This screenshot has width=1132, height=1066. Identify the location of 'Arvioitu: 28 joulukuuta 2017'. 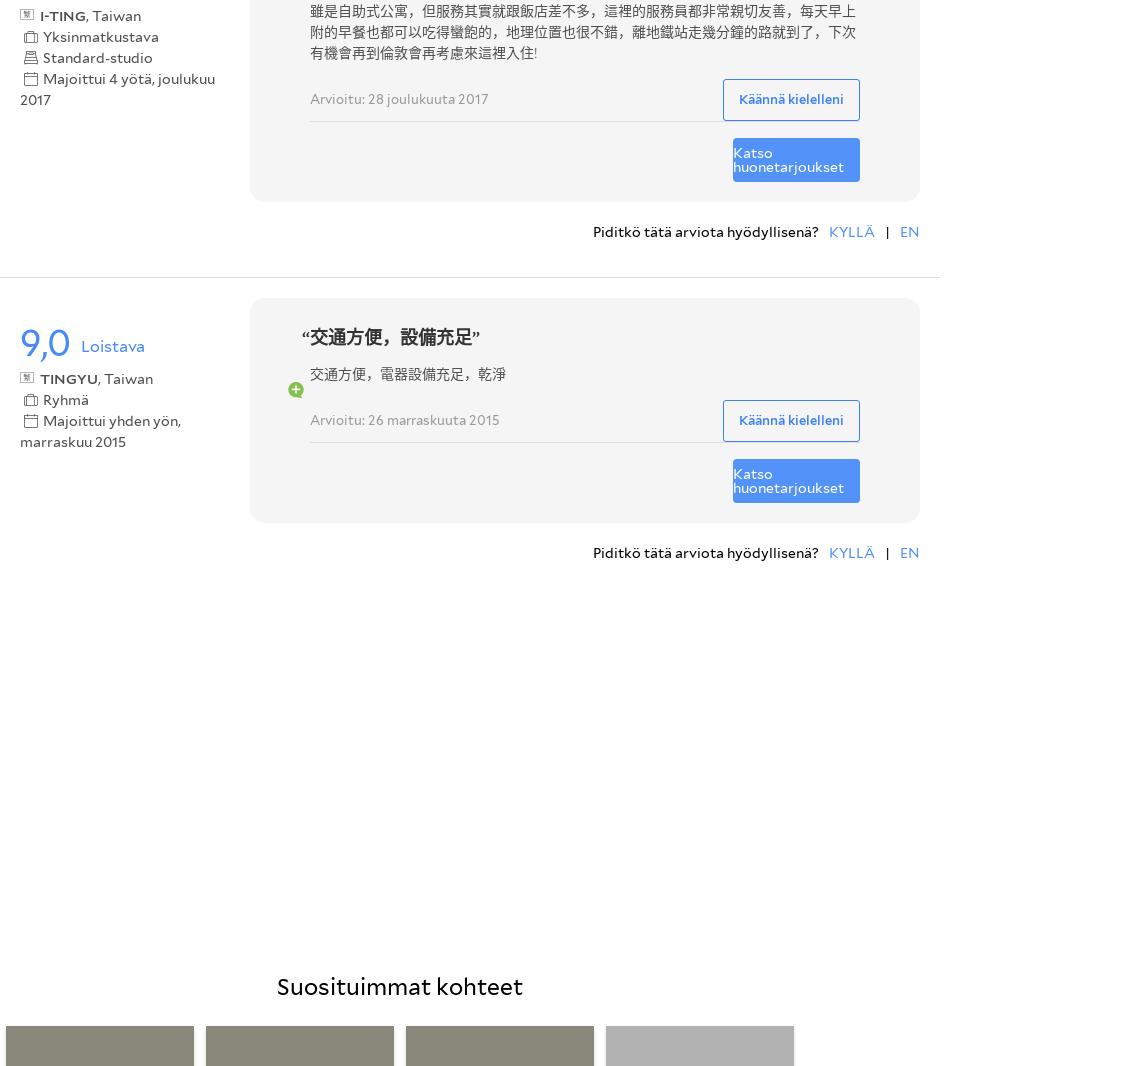
(398, 97).